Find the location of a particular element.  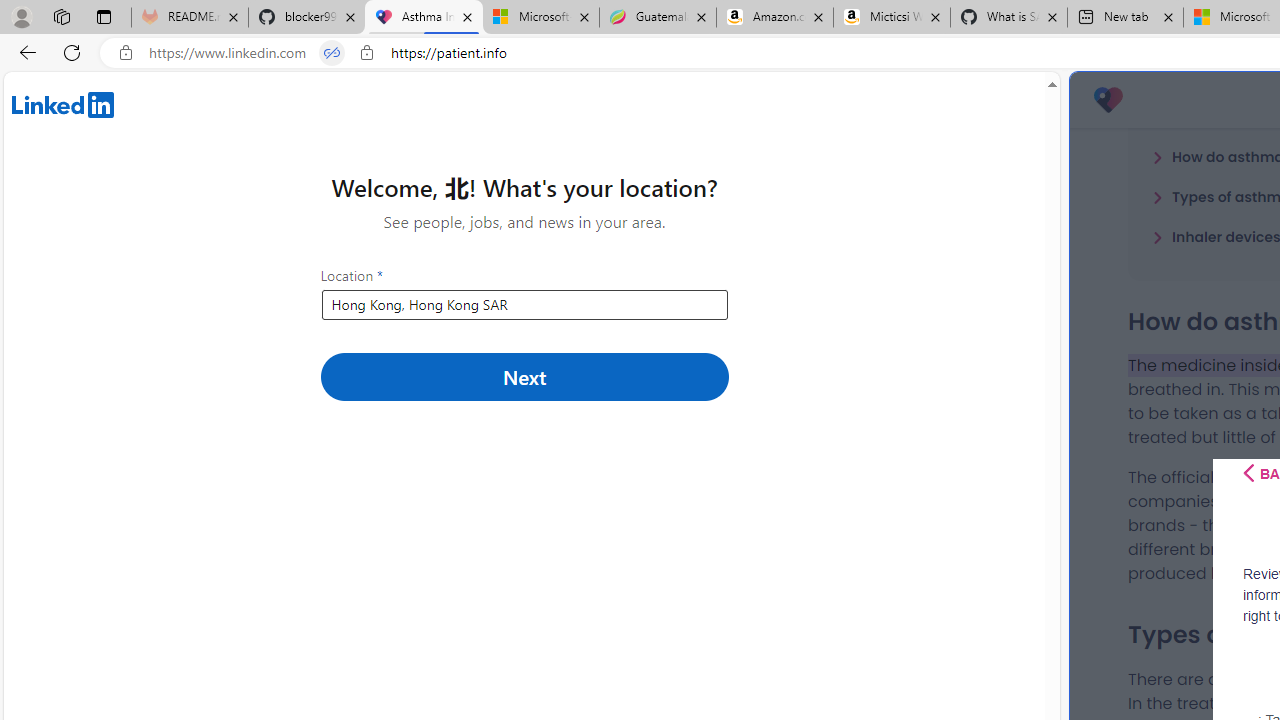

'Asthma Inhalers: Names and Types' is located at coordinates (423, 17).